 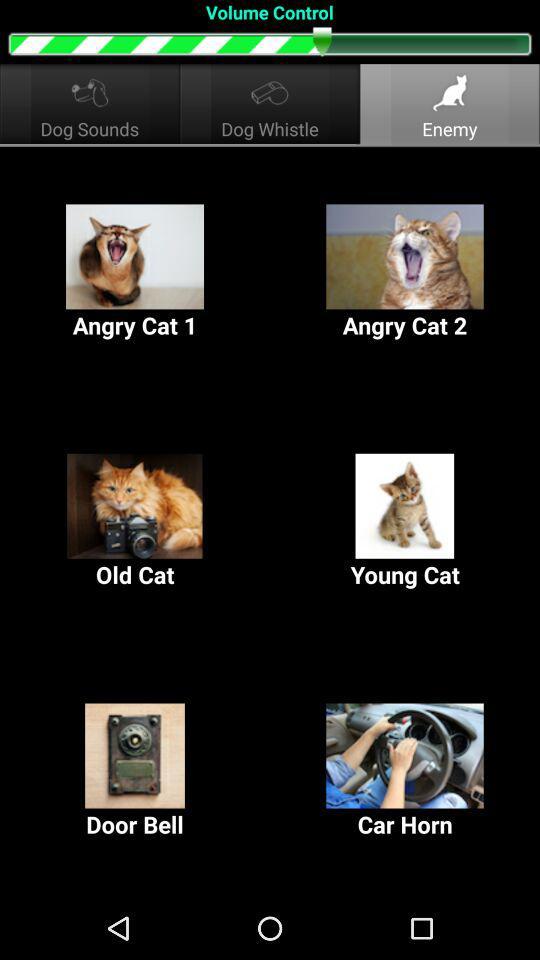 What do you see at coordinates (135, 521) in the screenshot?
I see `item to the left of young cat` at bounding box center [135, 521].